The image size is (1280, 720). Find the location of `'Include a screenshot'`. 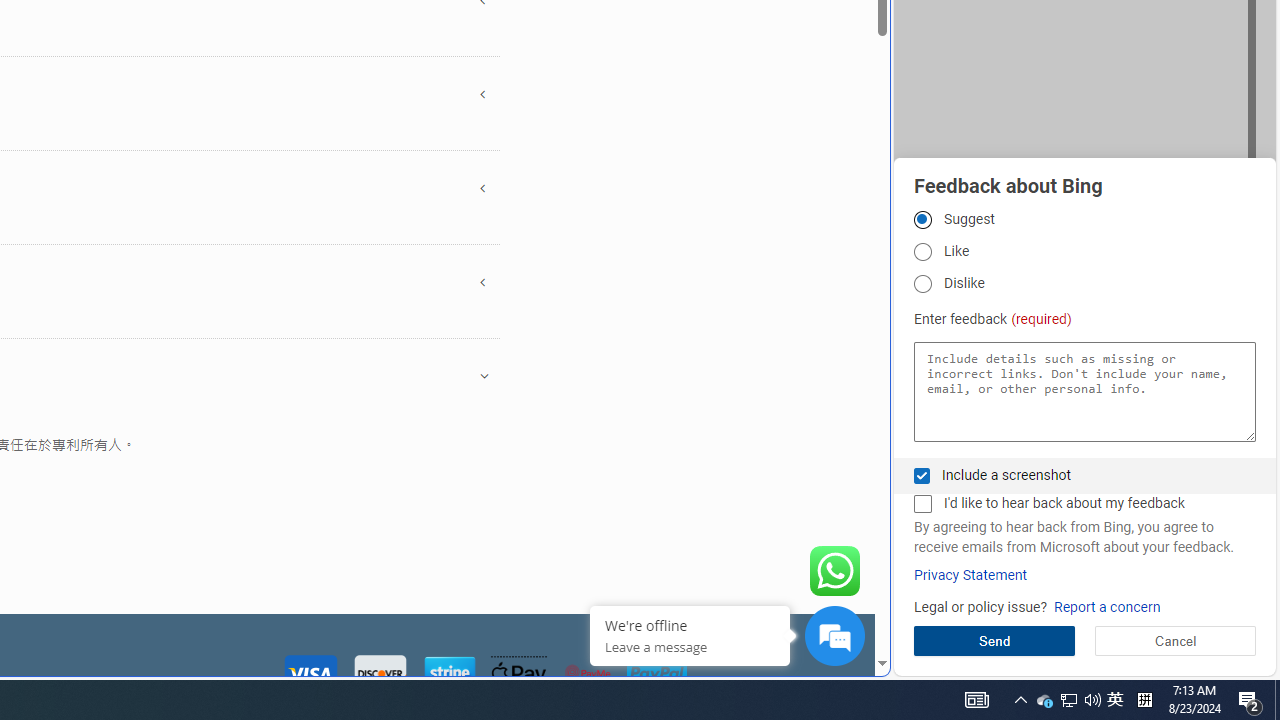

'Include a screenshot' is located at coordinates (921, 475).